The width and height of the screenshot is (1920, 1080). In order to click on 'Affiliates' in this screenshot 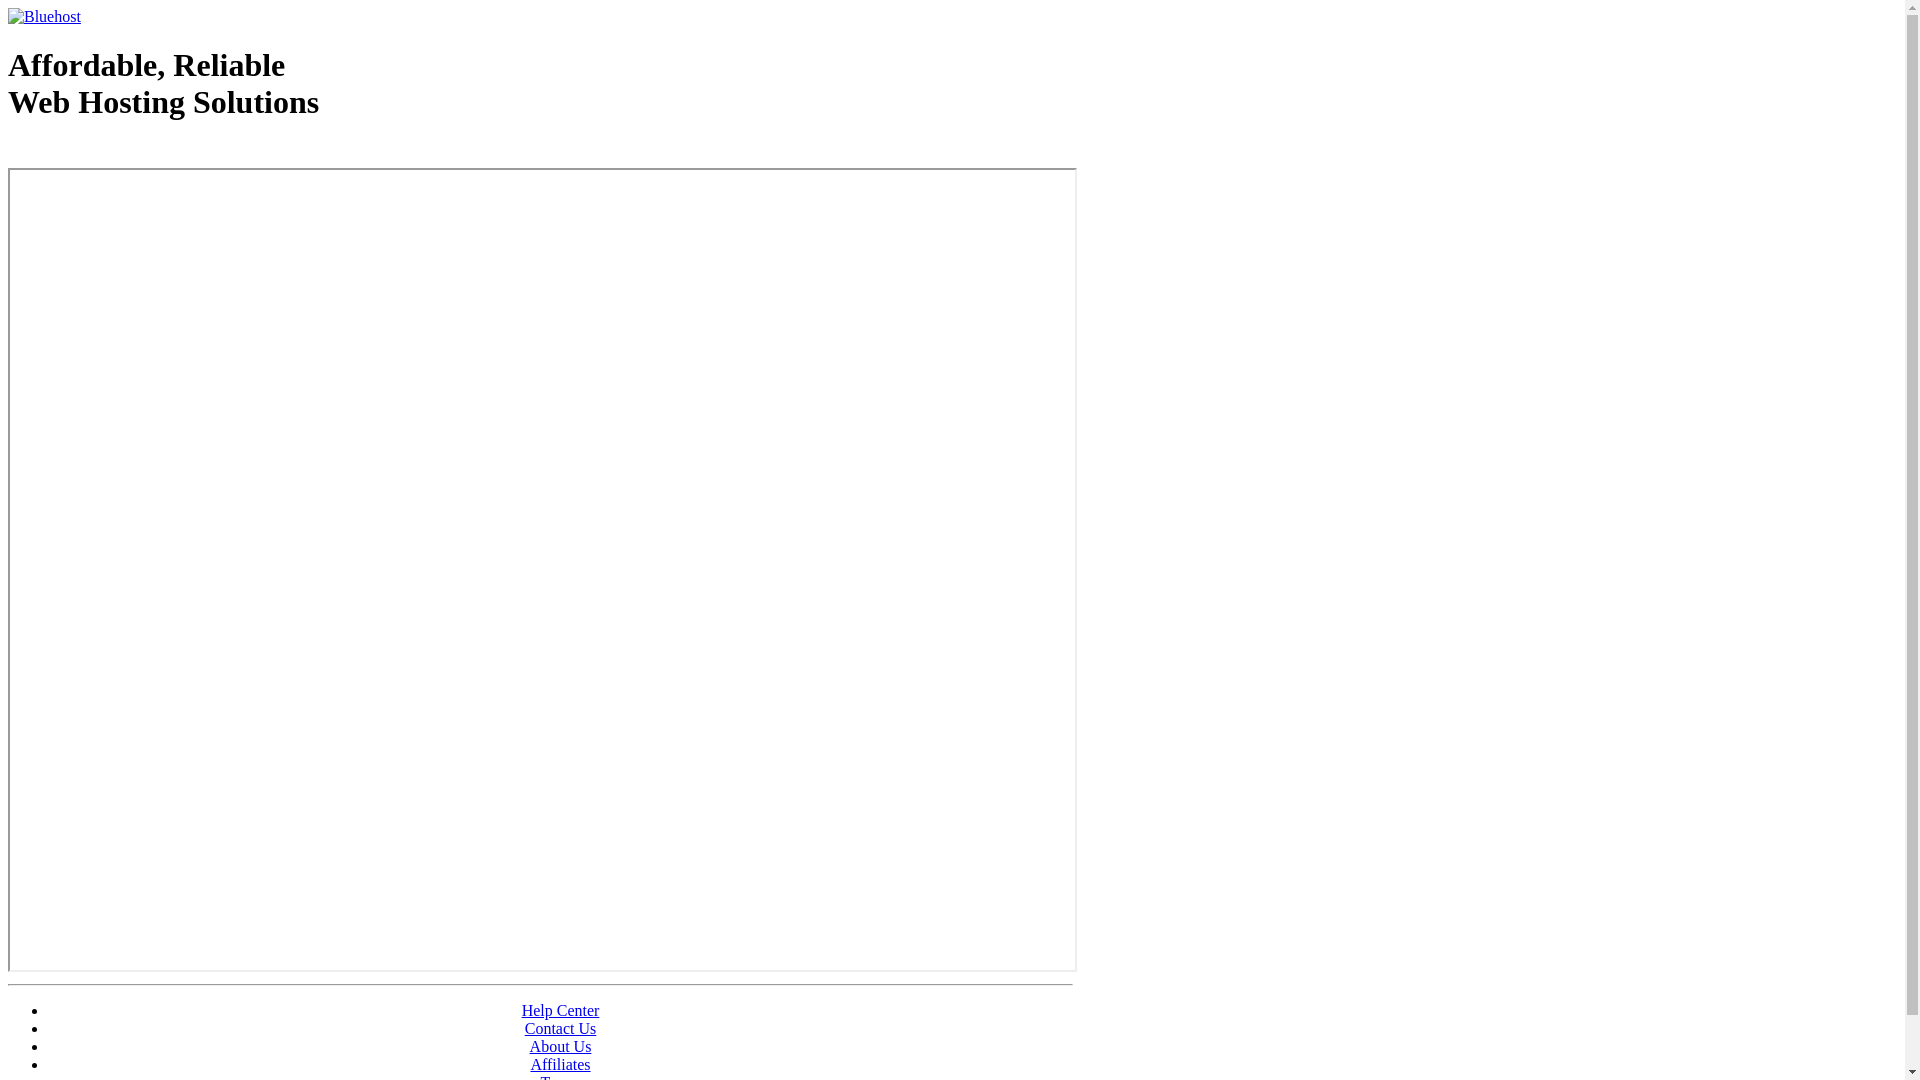, I will do `click(560, 1063)`.